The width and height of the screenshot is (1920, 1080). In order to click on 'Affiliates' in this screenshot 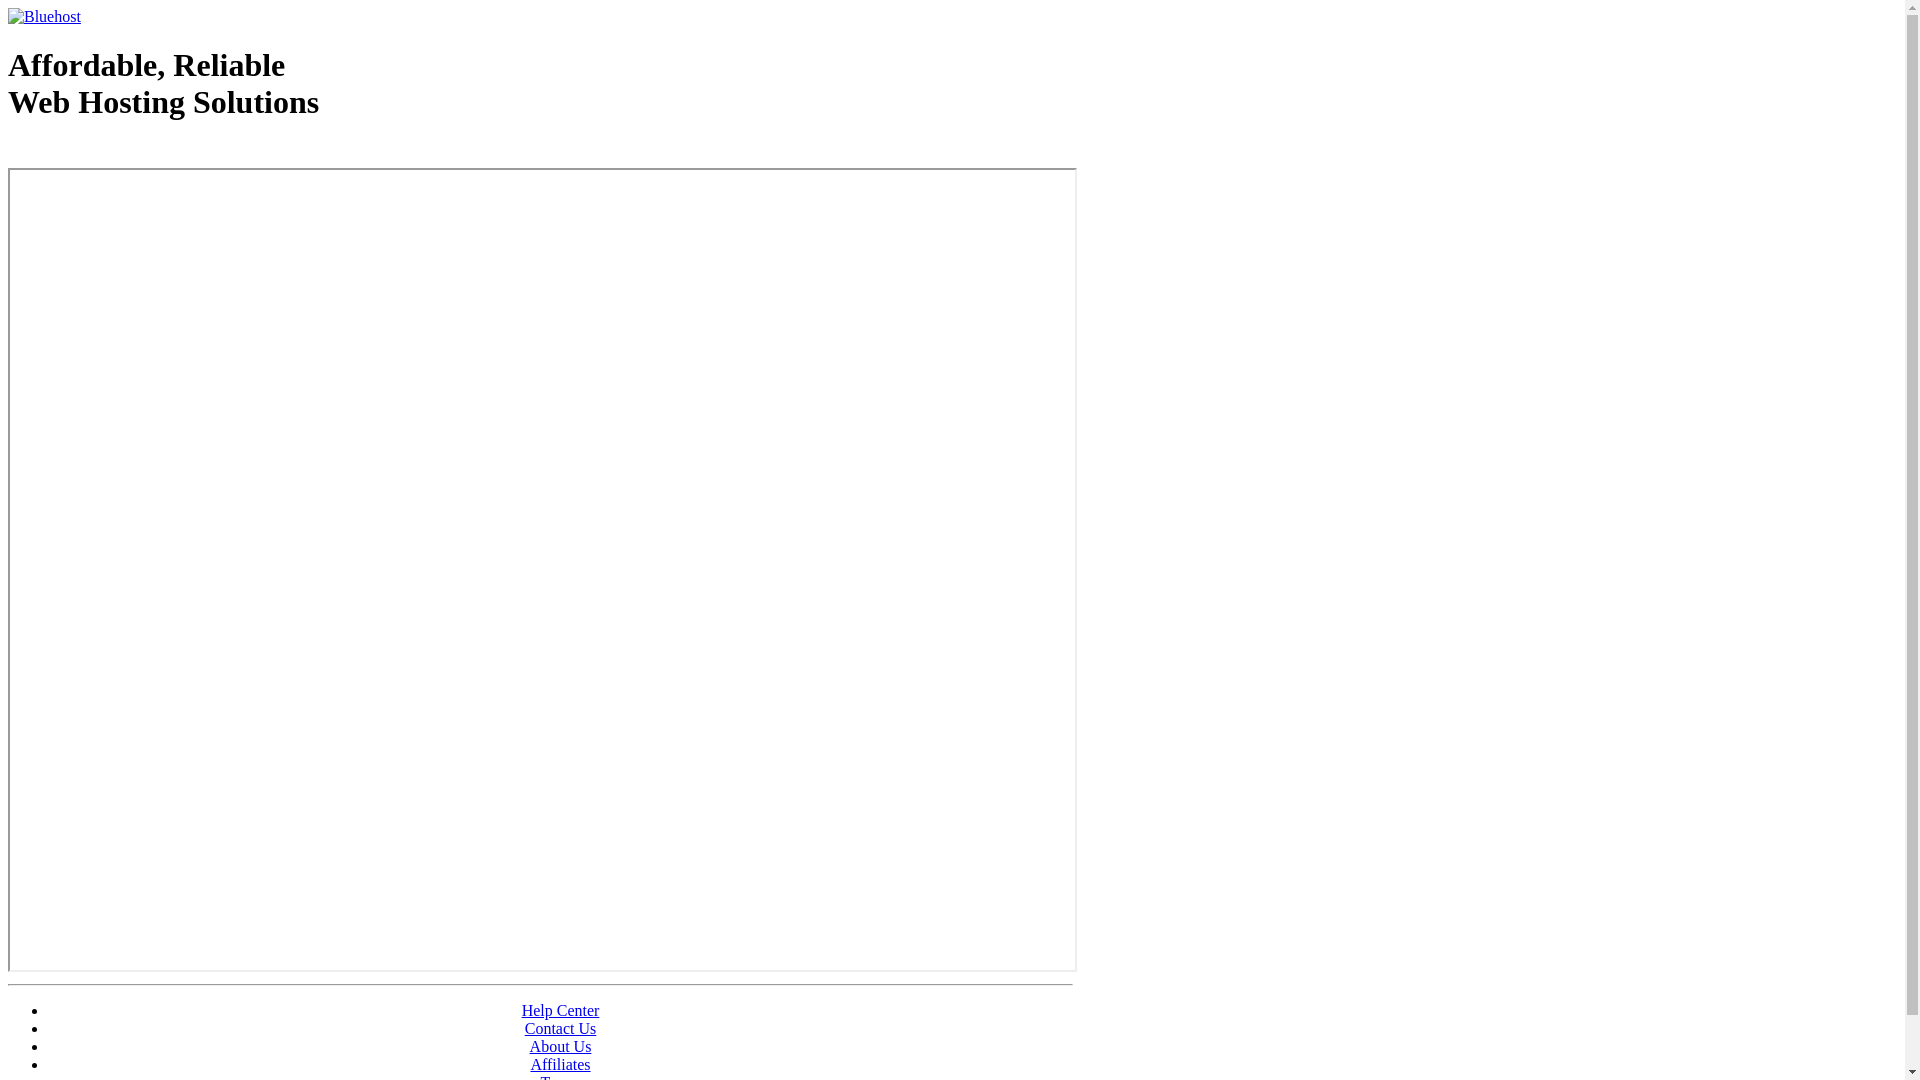, I will do `click(560, 1063)`.